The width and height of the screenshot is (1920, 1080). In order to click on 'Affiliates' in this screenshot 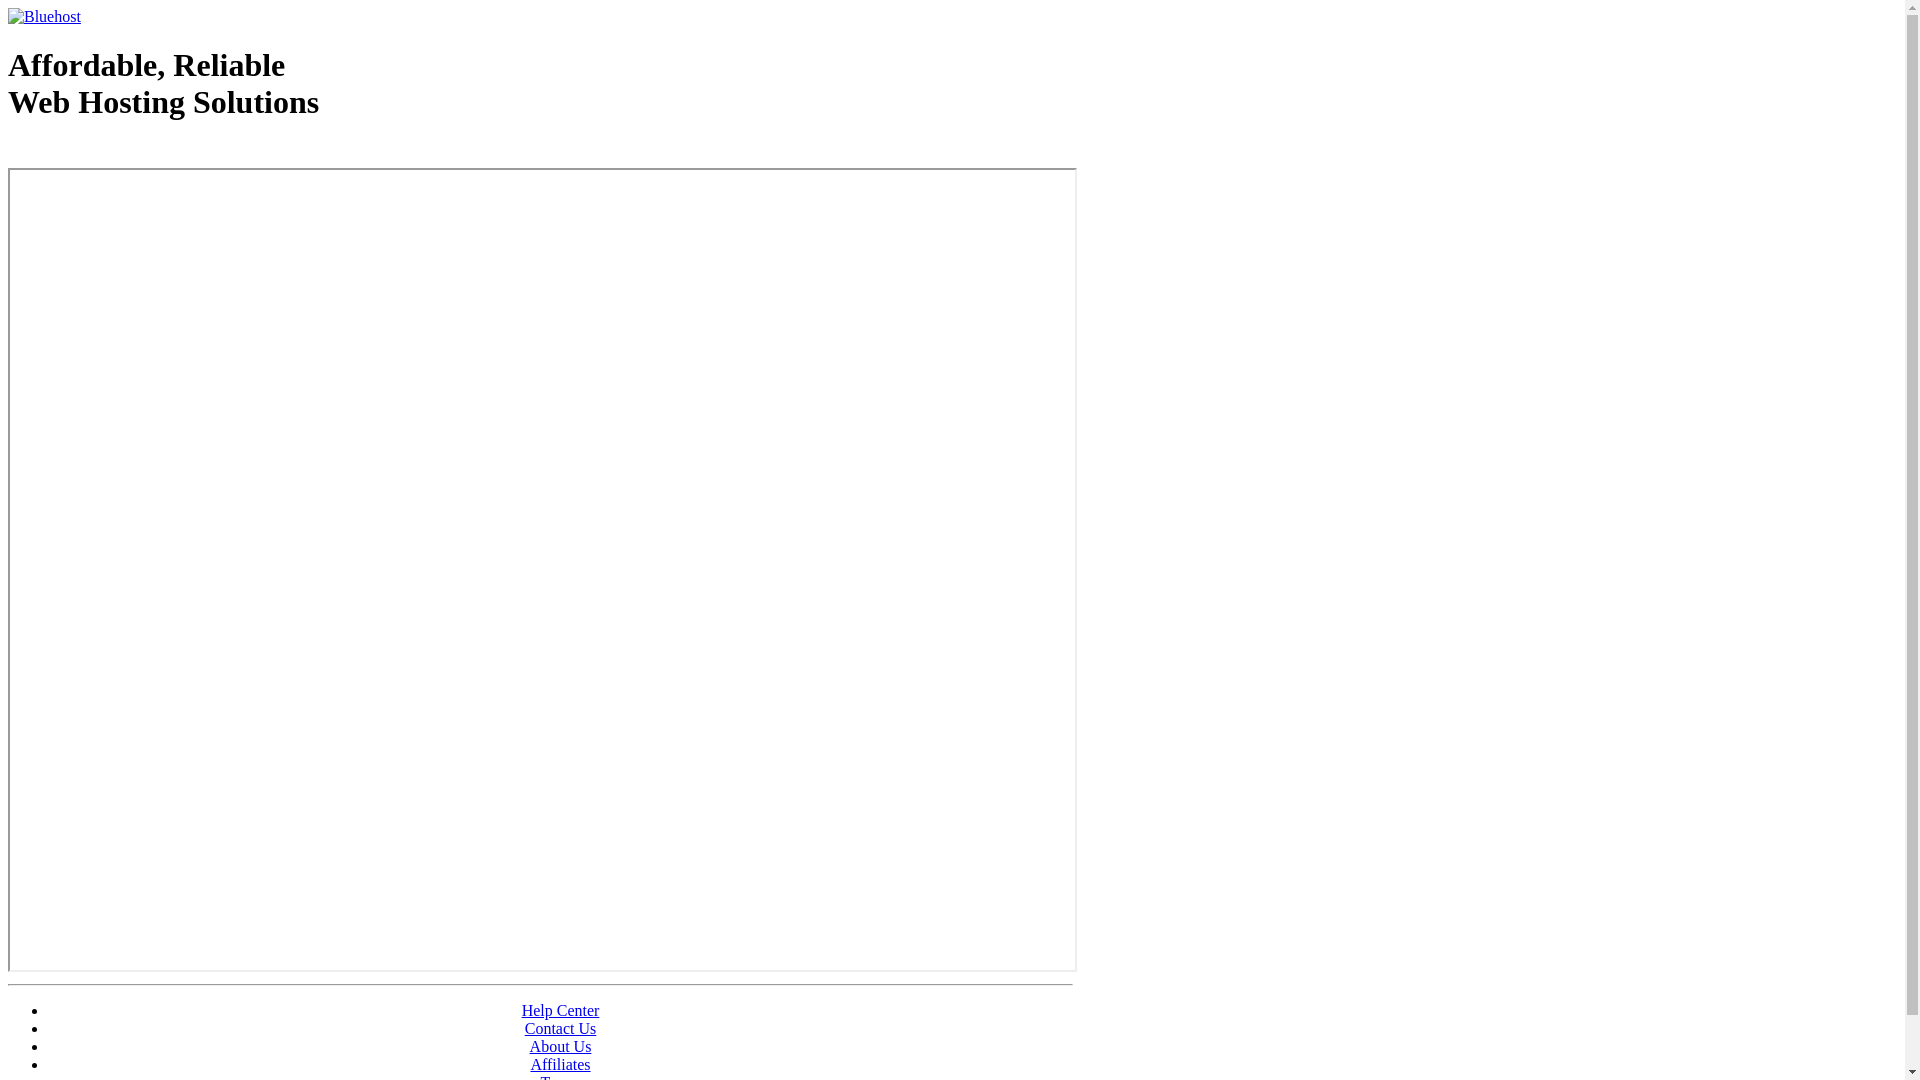, I will do `click(560, 1063)`.